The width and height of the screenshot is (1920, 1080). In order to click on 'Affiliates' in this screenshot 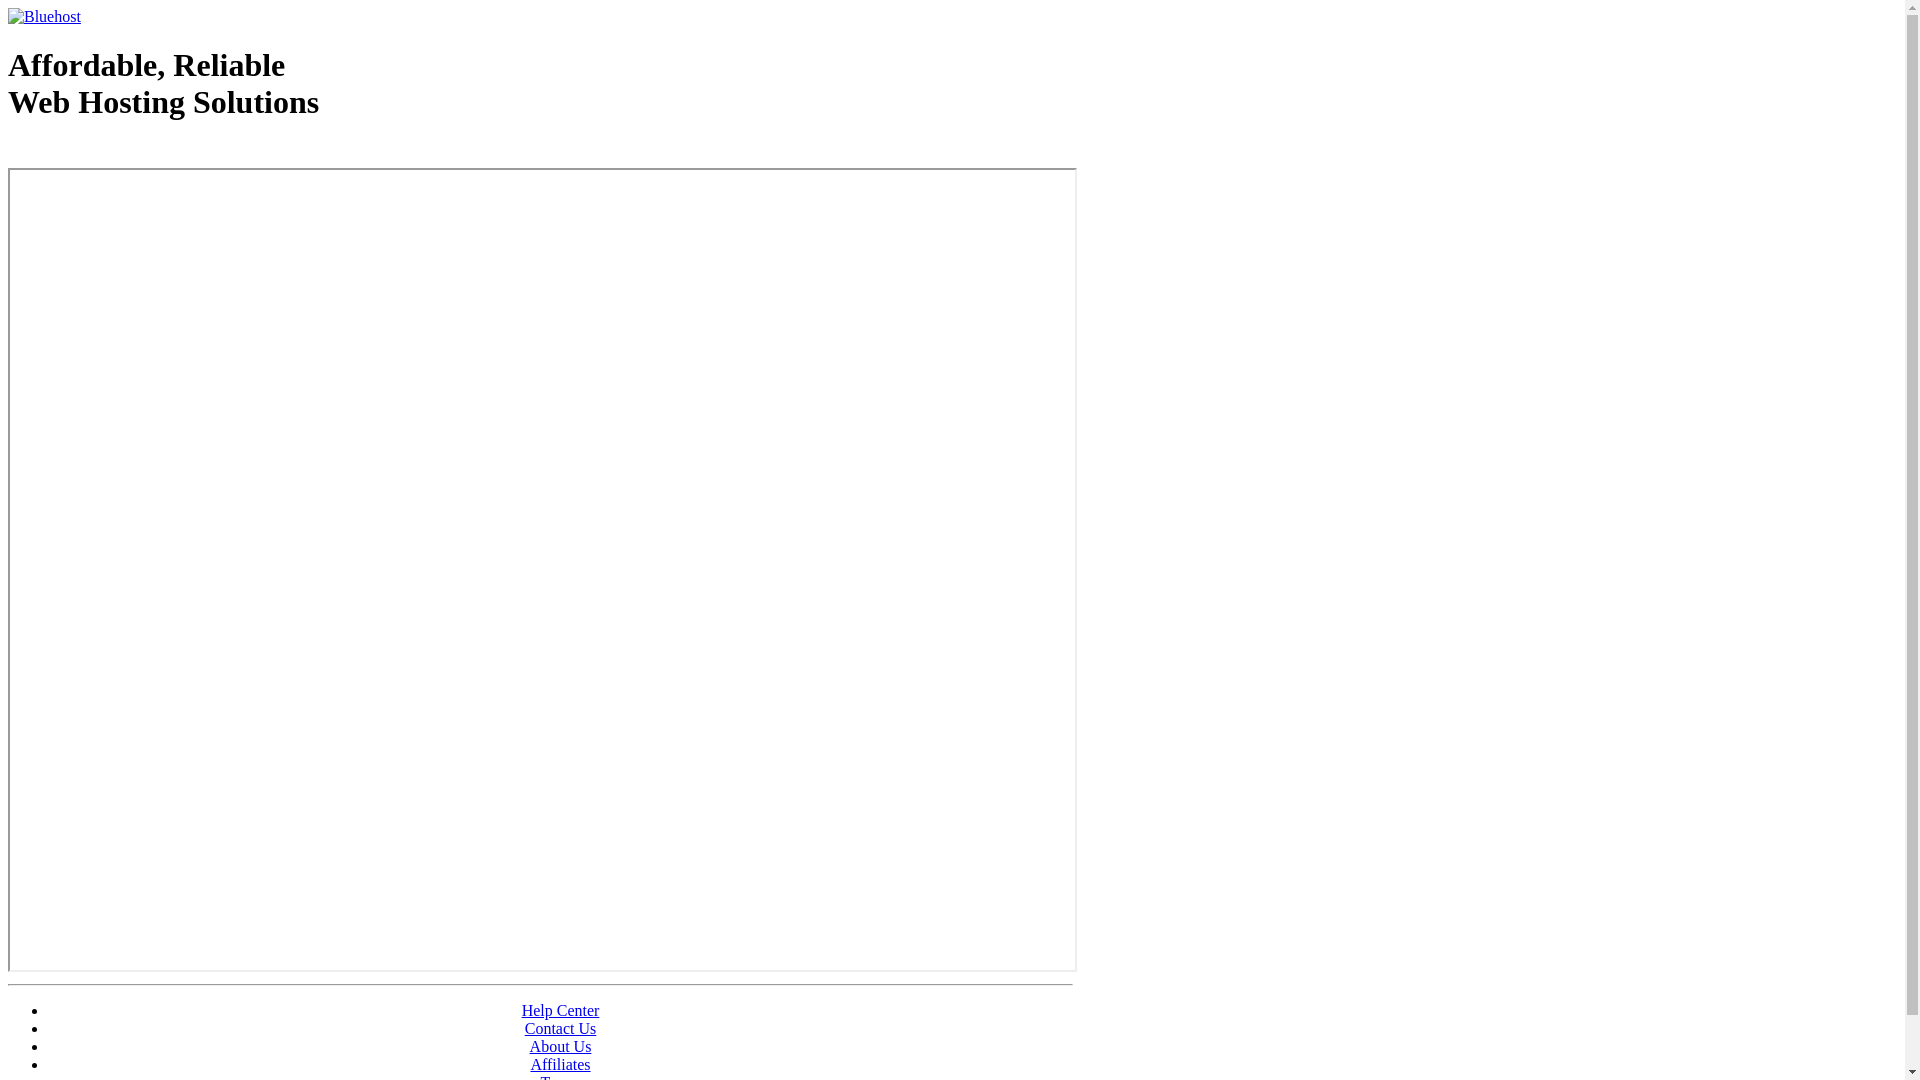, I will do `click(560, 1063)`.